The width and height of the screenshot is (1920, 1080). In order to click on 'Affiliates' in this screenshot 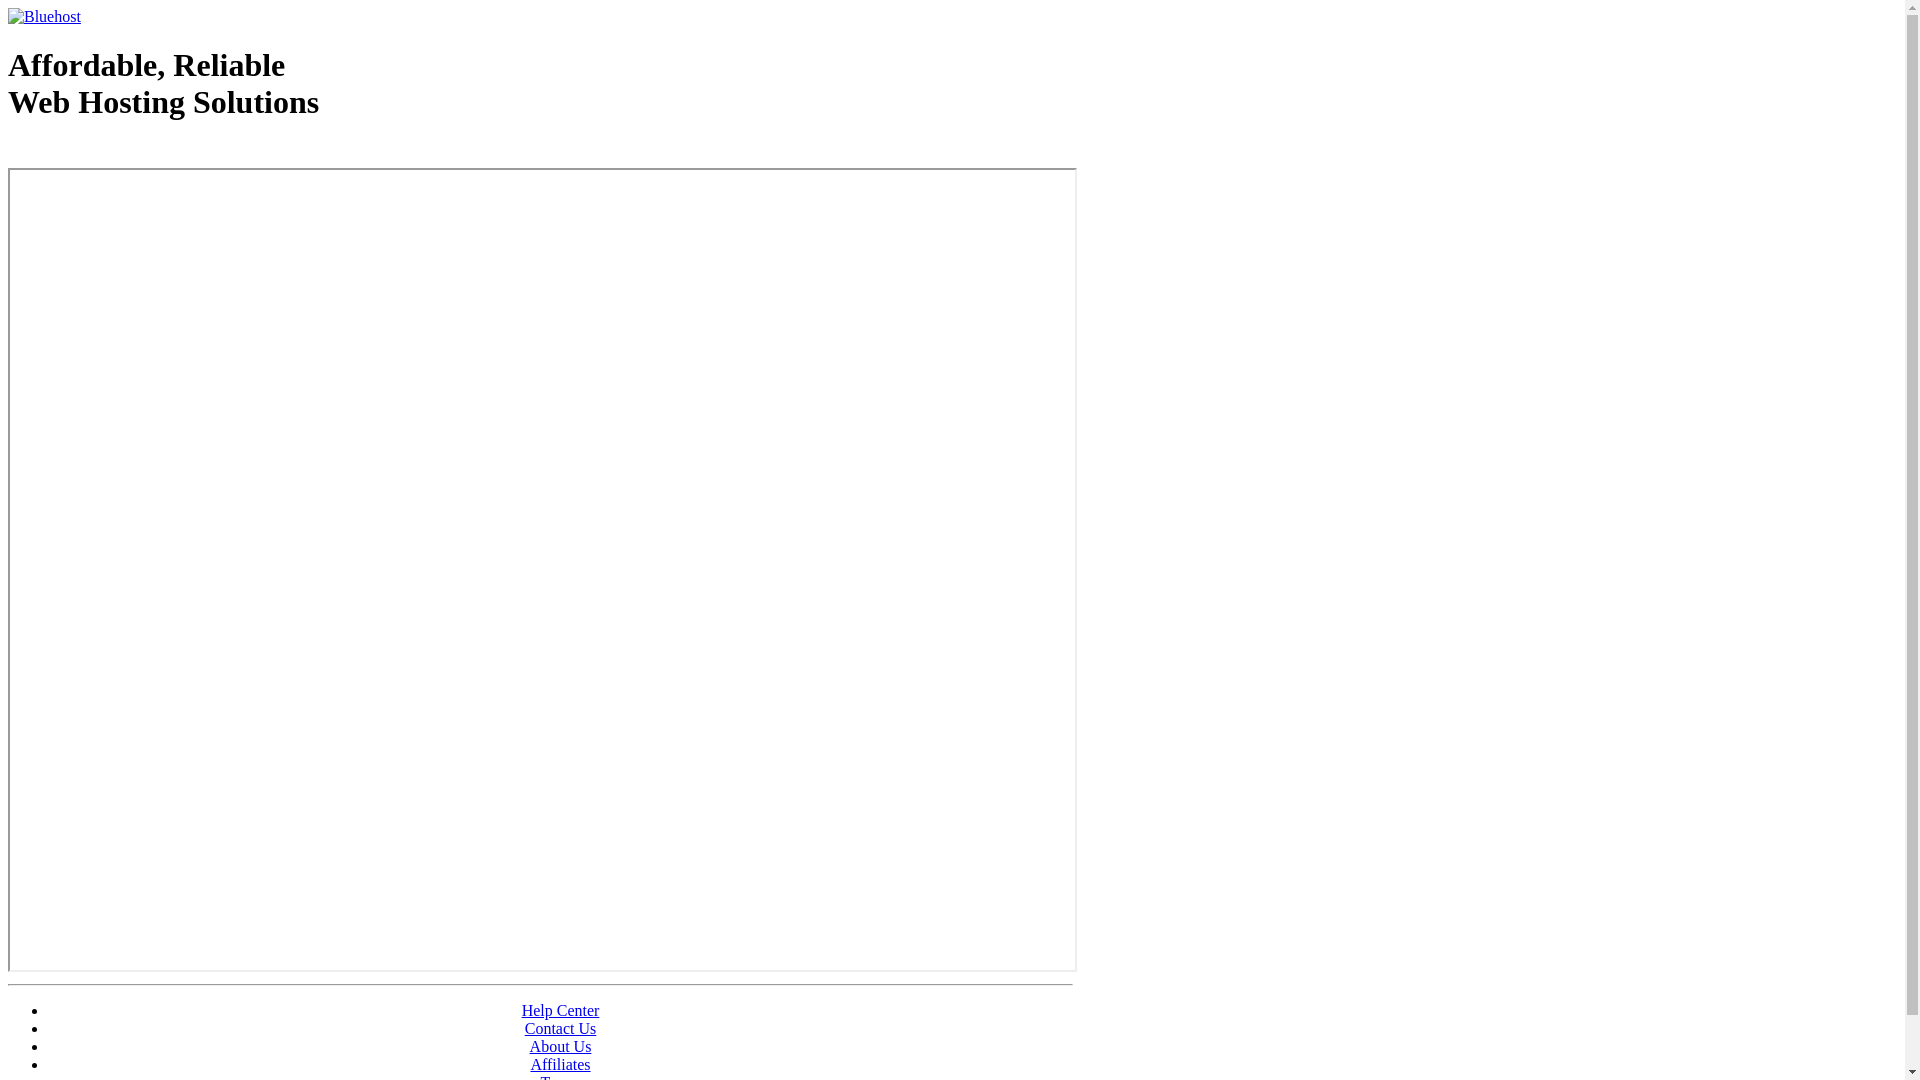, I will do `click(560, 1063)`.